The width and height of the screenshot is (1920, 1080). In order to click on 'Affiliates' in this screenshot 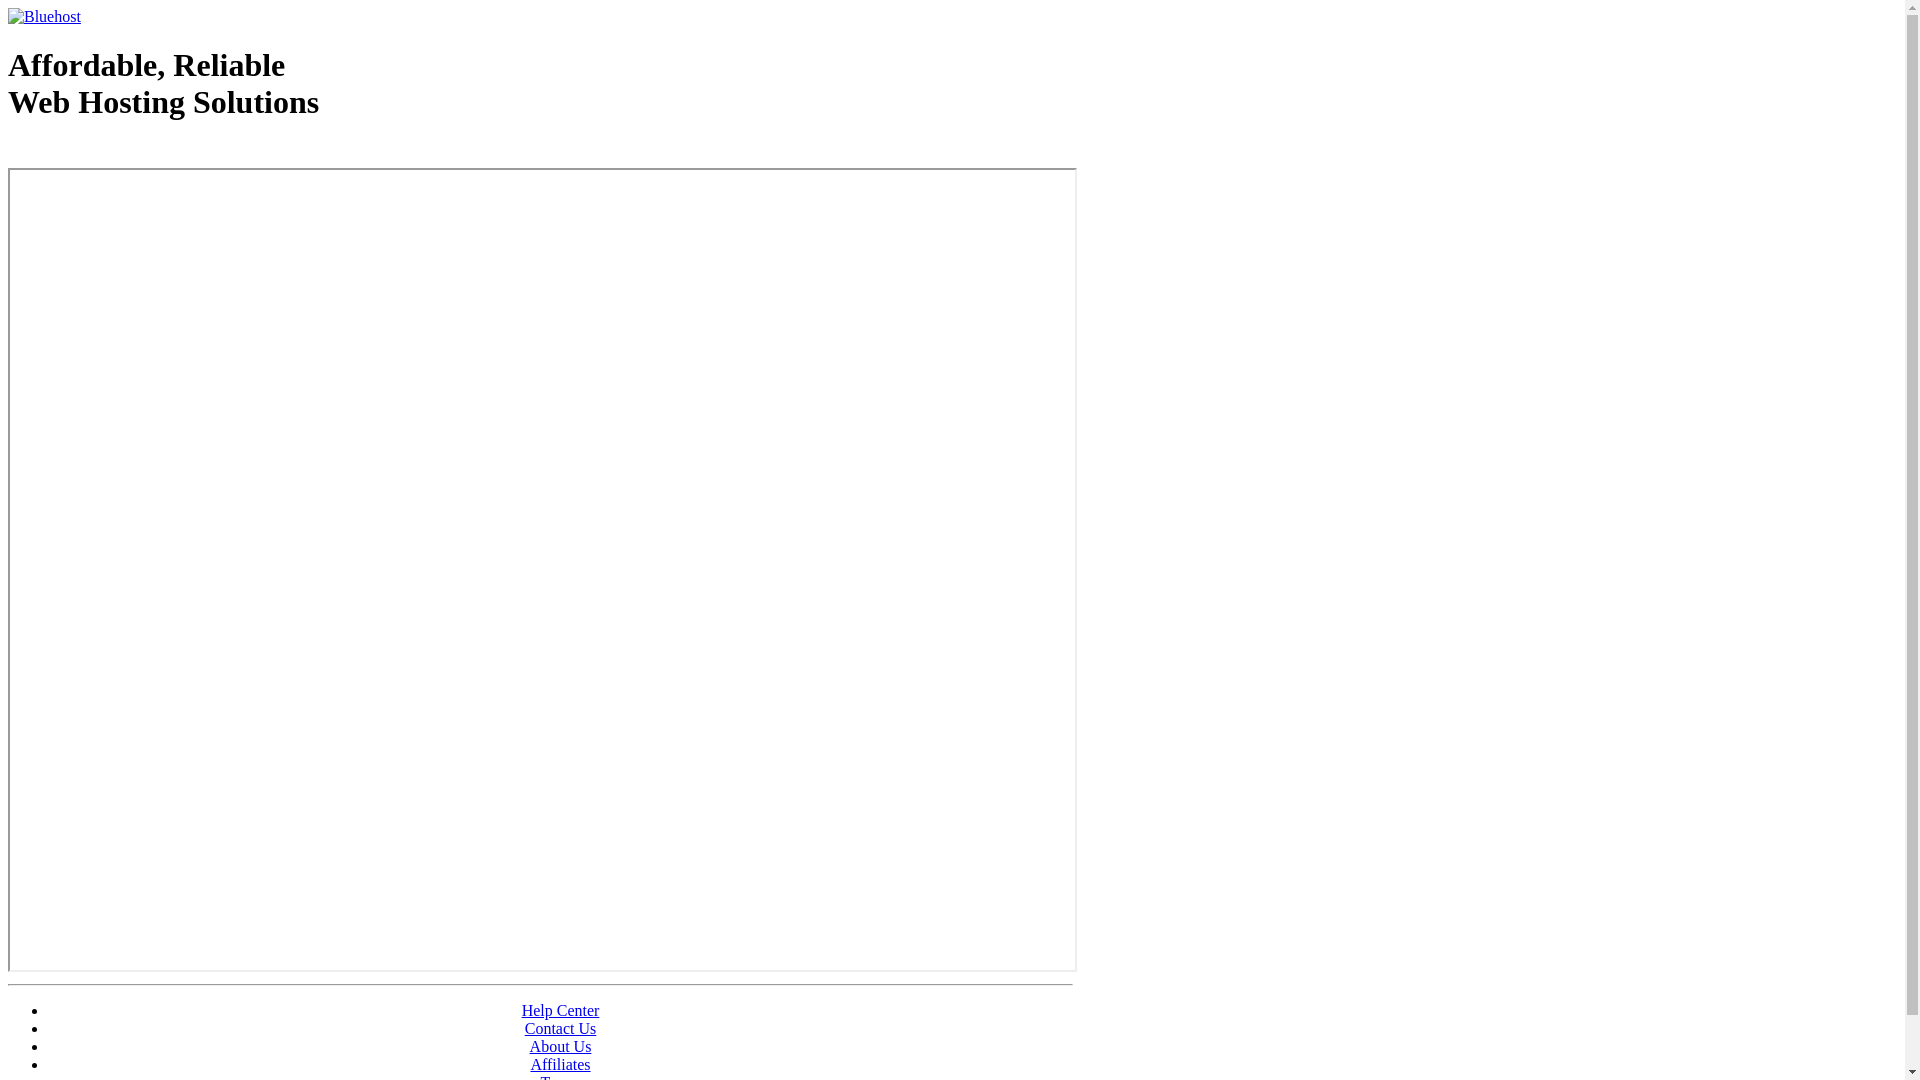, I will do `click(560, 1063)`.